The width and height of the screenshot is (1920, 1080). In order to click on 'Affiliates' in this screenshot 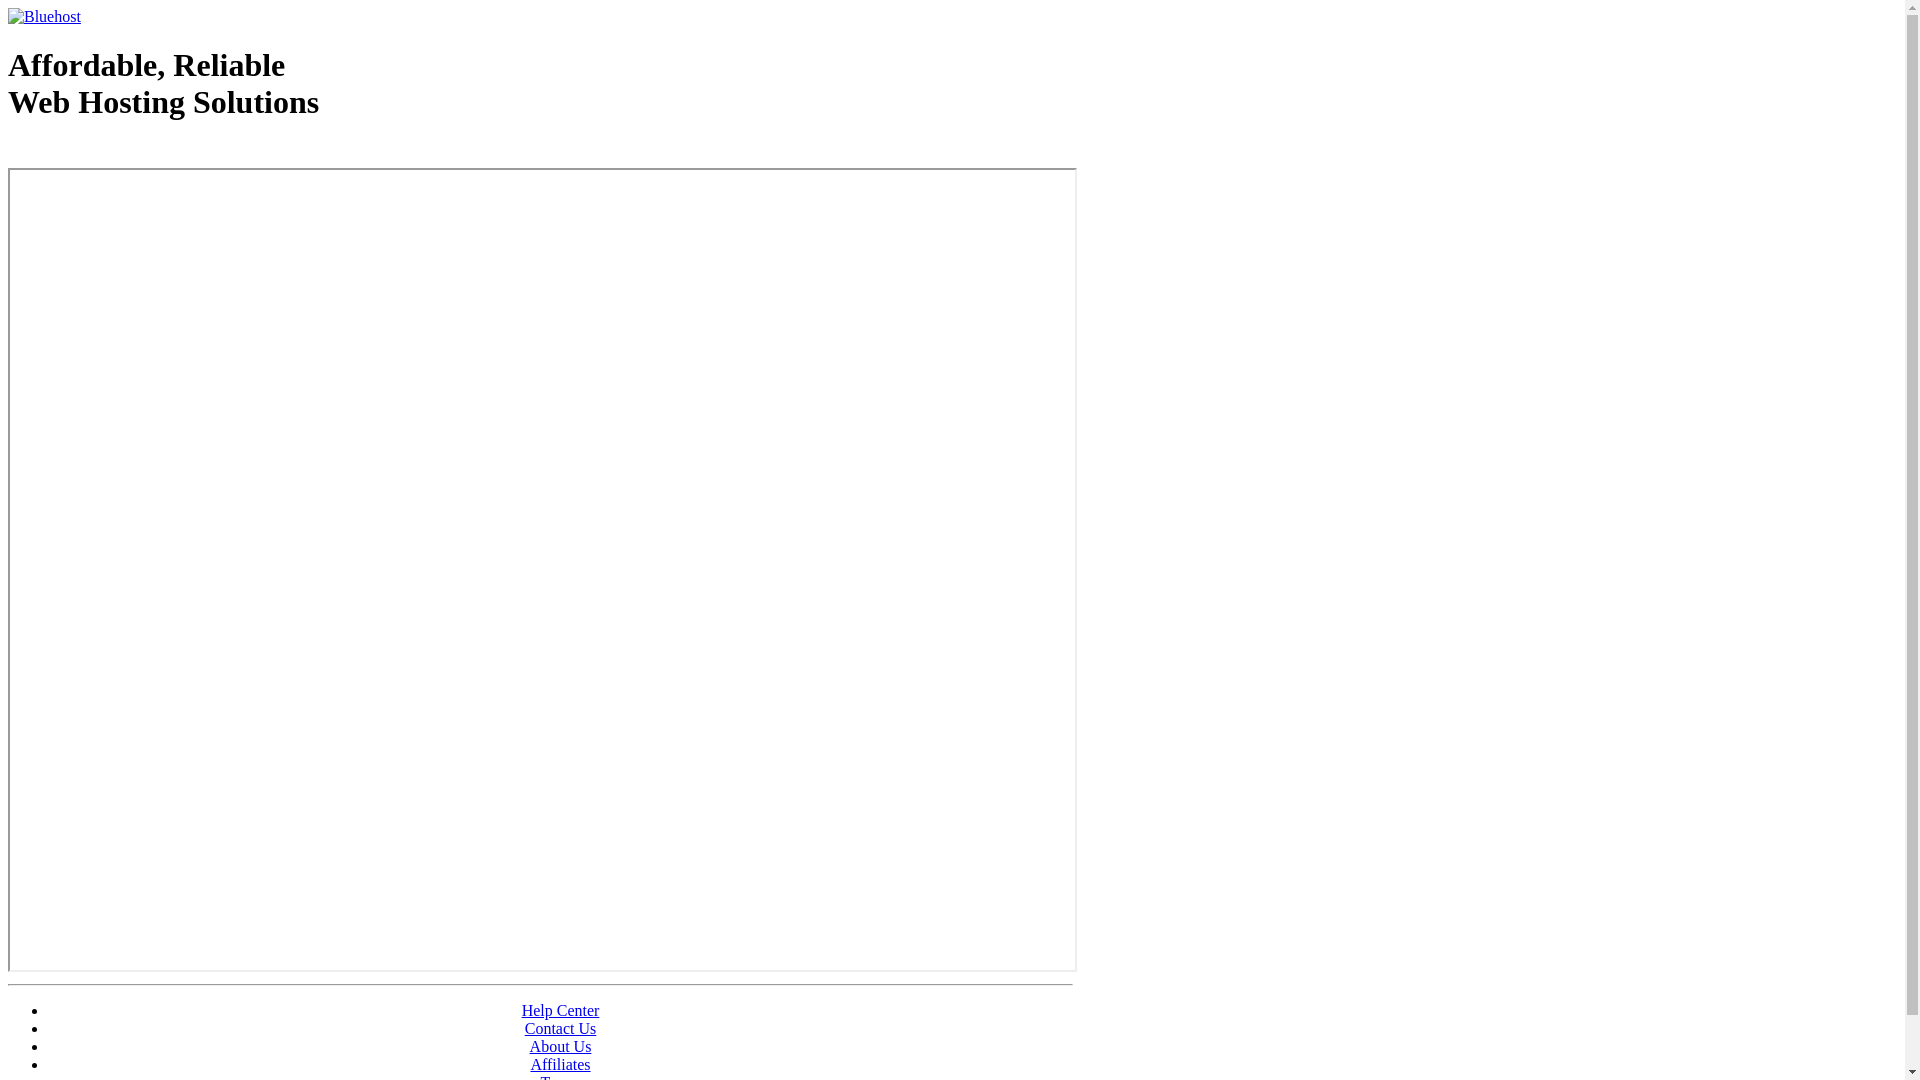, I will do `click(560, 1063)`.